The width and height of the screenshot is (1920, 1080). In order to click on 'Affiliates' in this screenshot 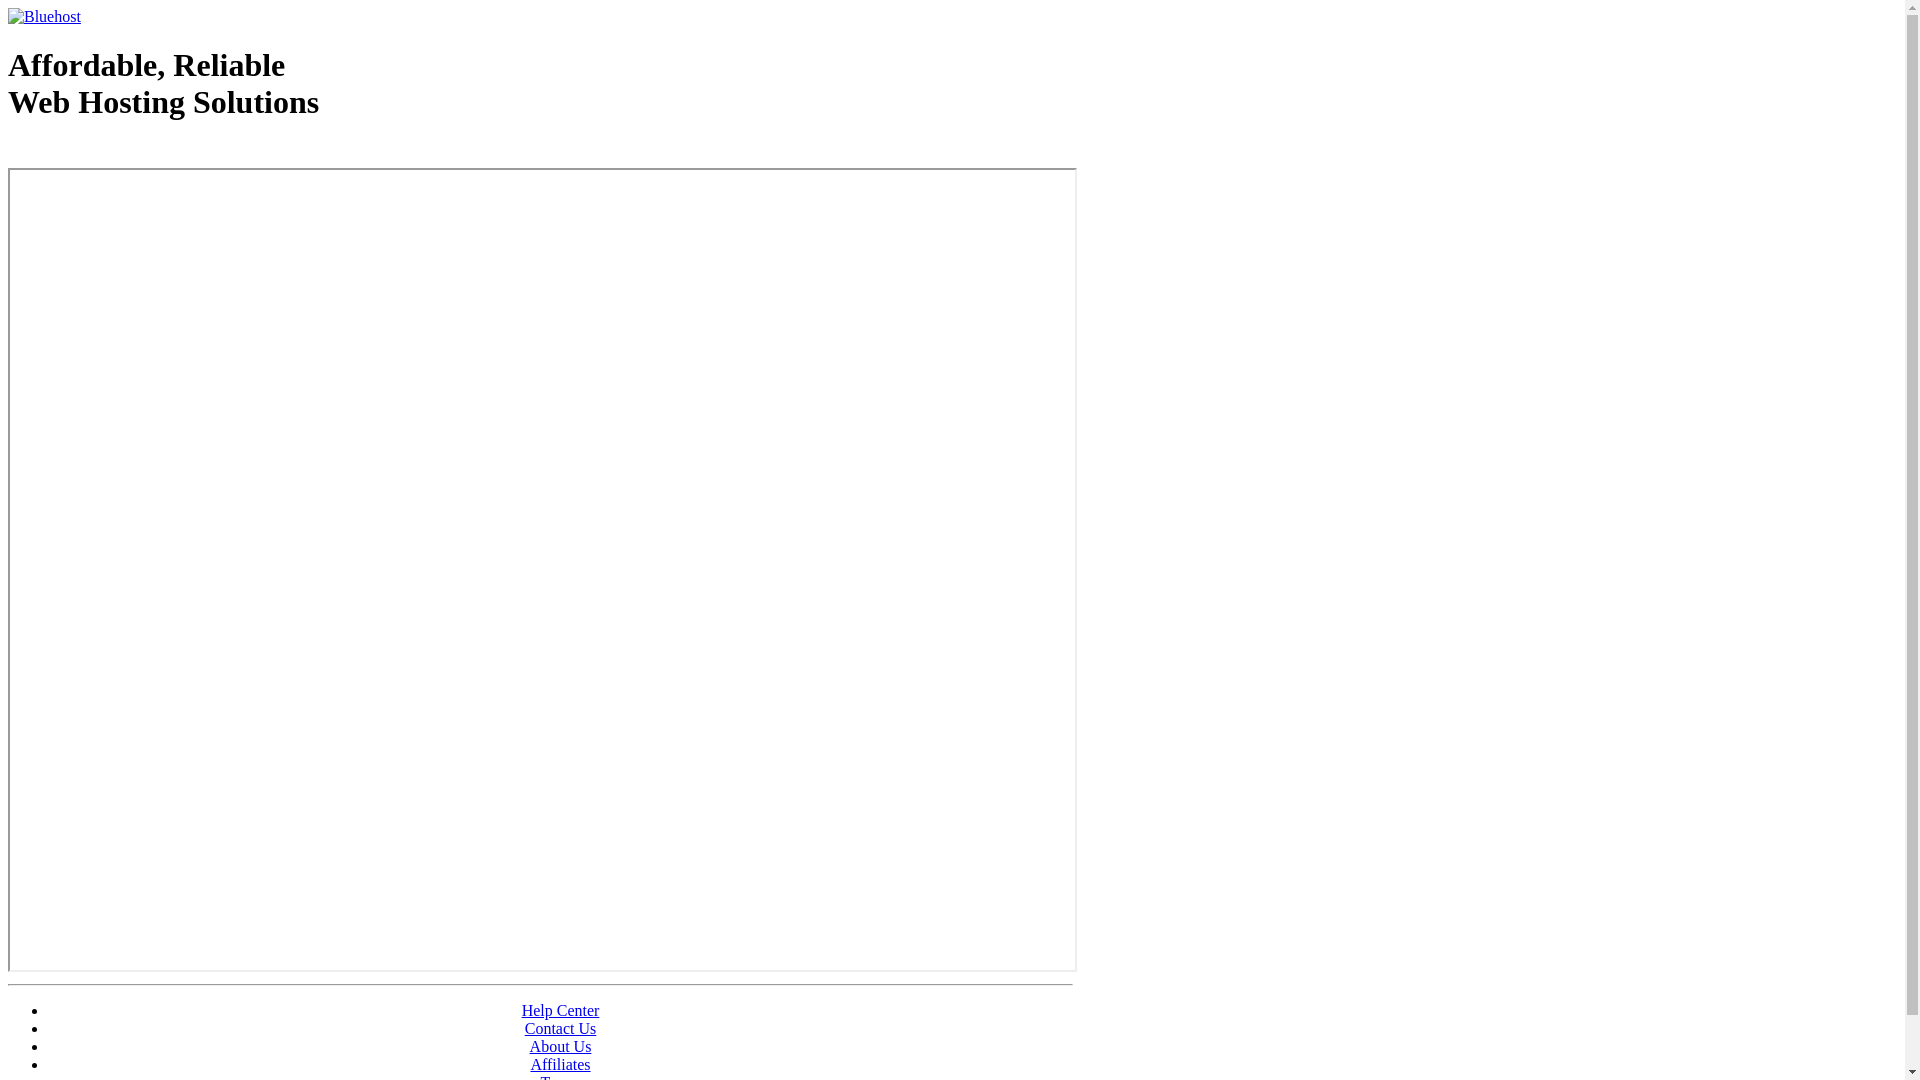, I will do `click(560, 1063)`.